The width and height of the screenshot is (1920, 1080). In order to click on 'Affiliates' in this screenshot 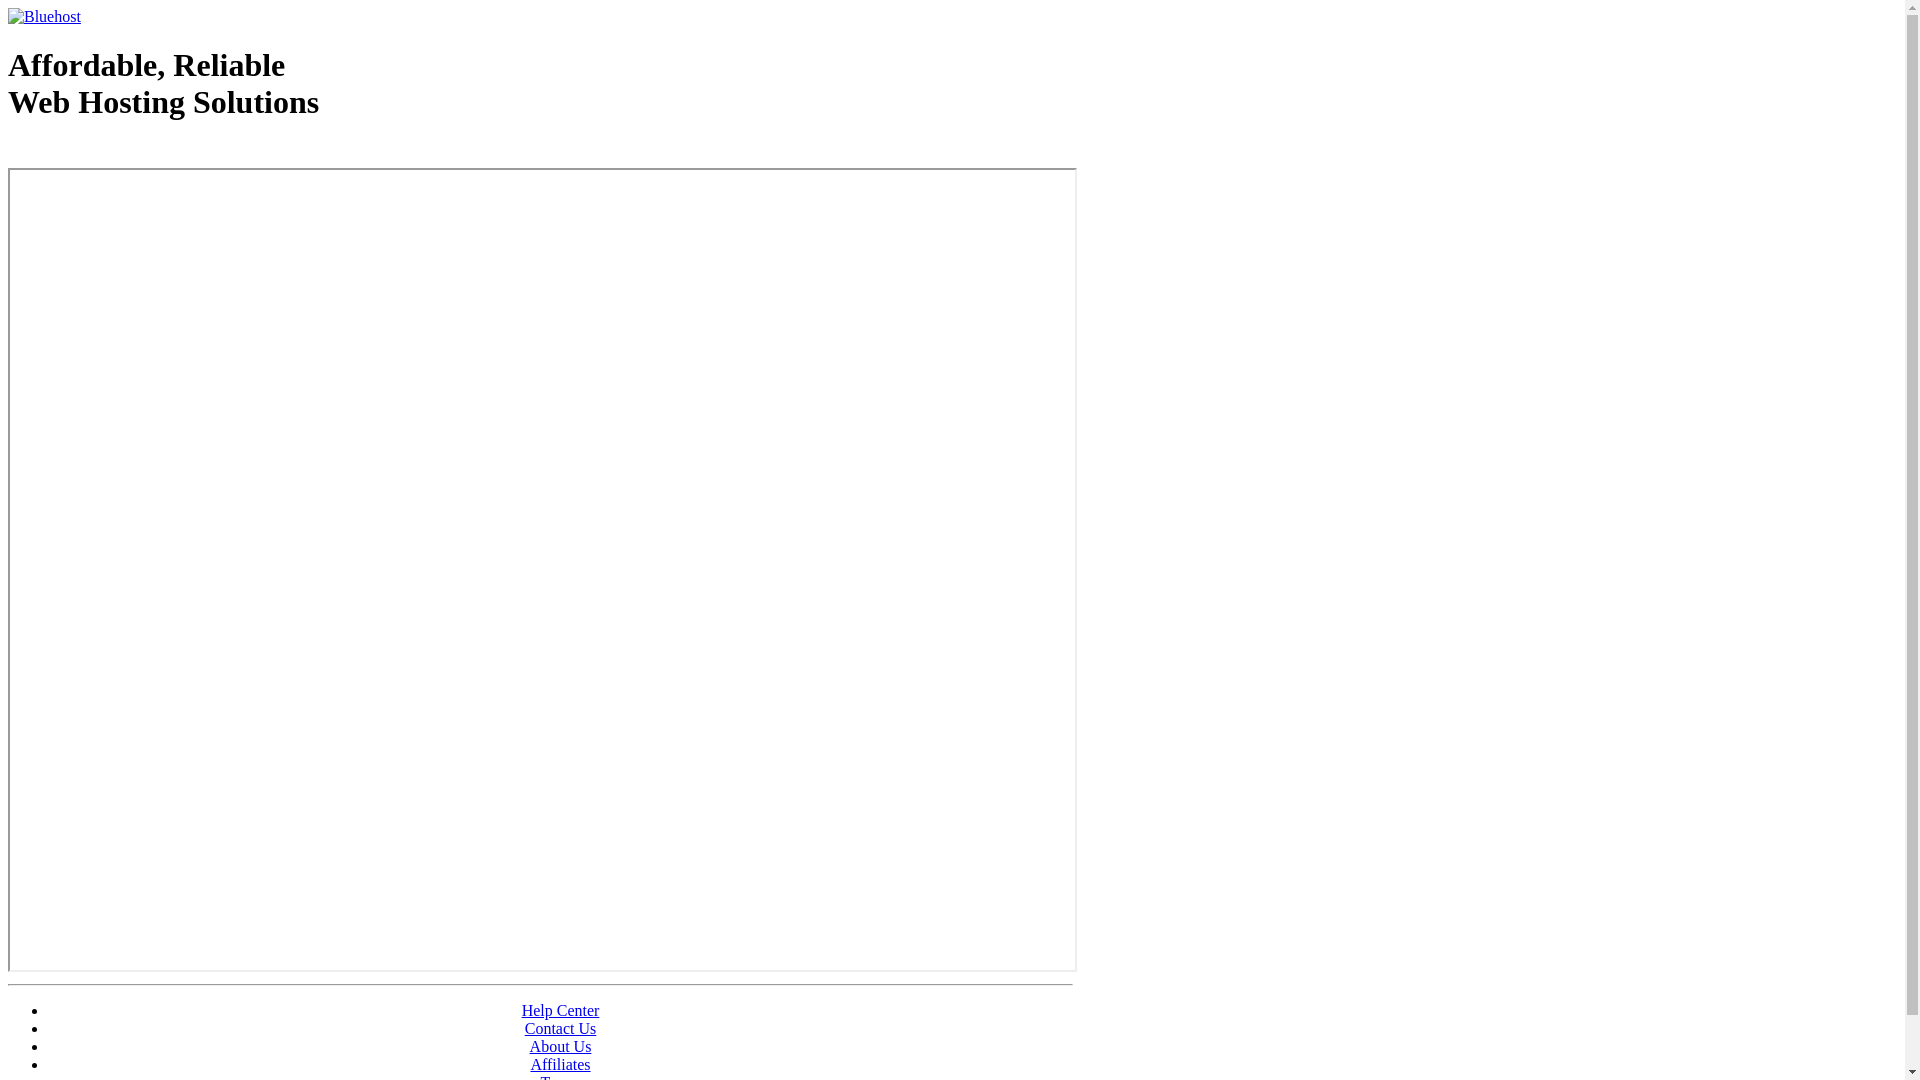, I will do `click(560, 1063)`.